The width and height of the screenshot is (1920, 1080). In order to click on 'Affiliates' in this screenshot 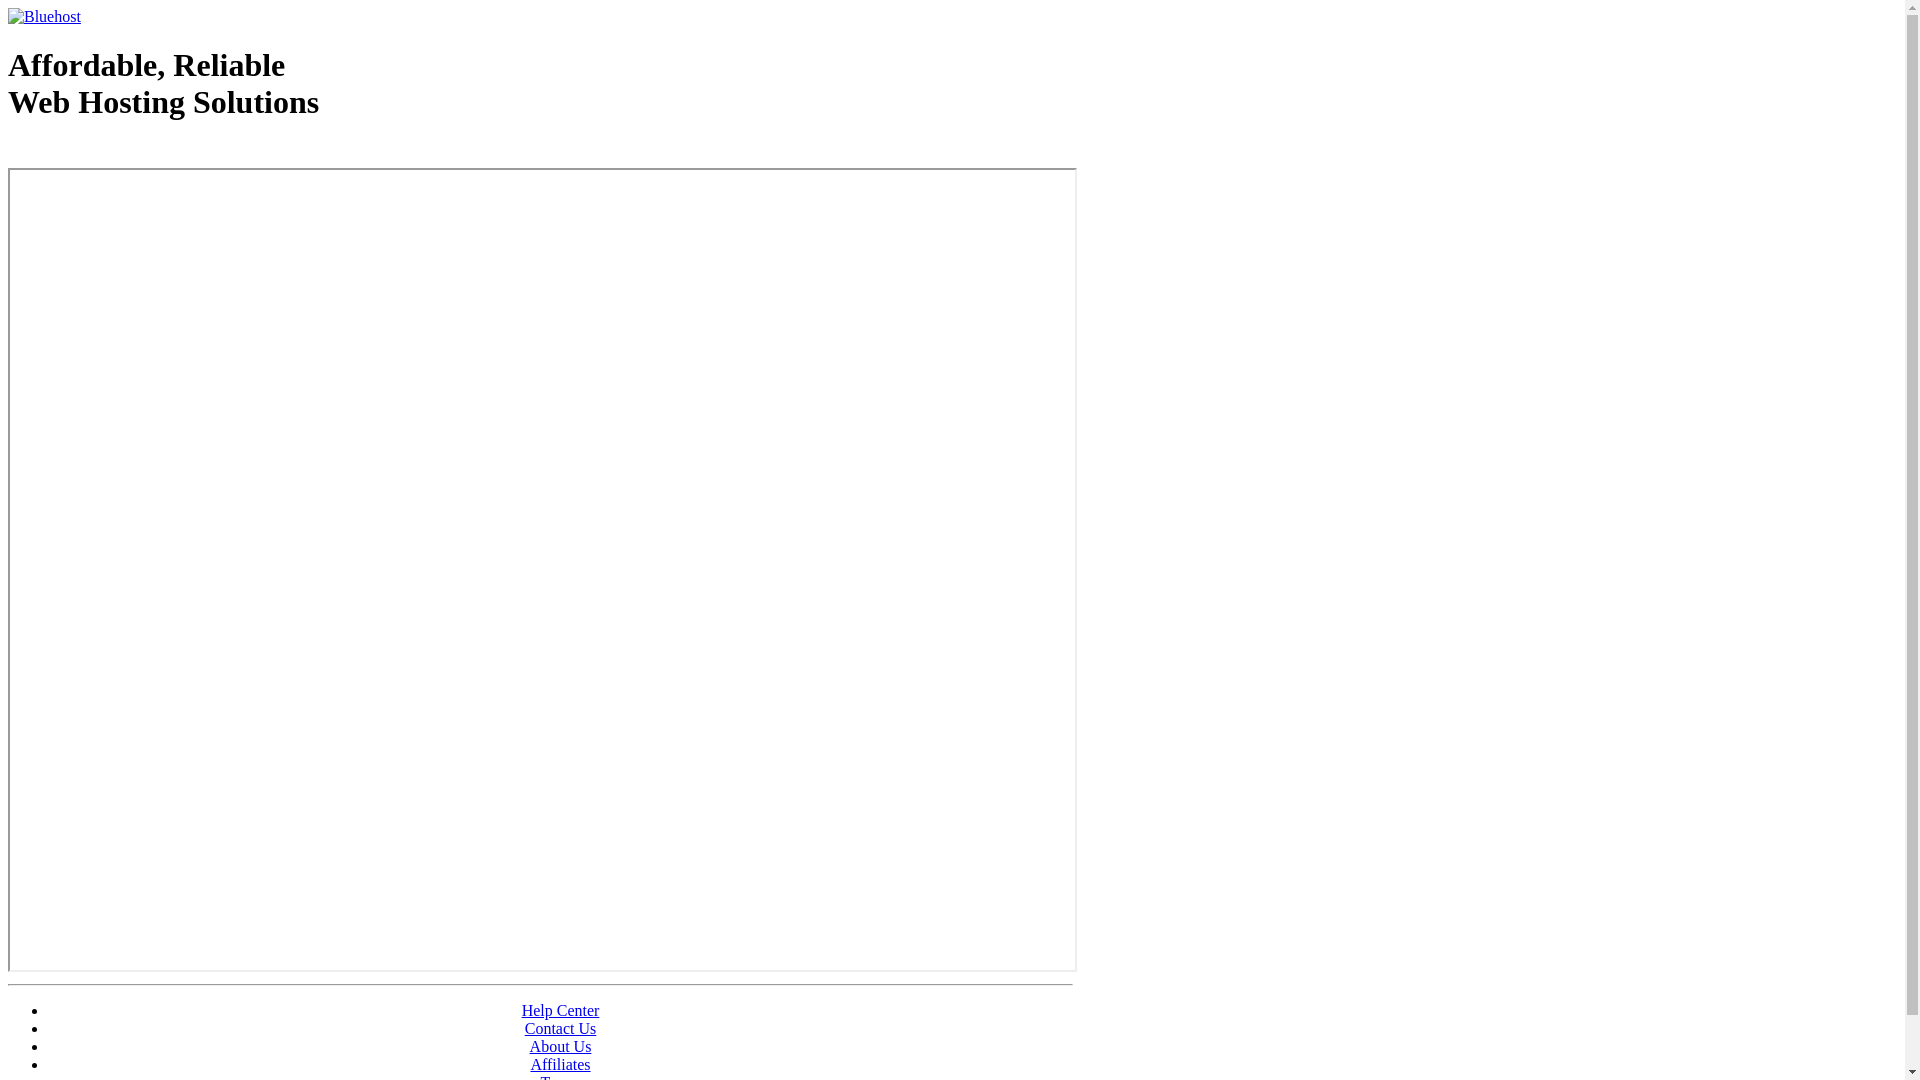, I will do `click(560, 1063)`.